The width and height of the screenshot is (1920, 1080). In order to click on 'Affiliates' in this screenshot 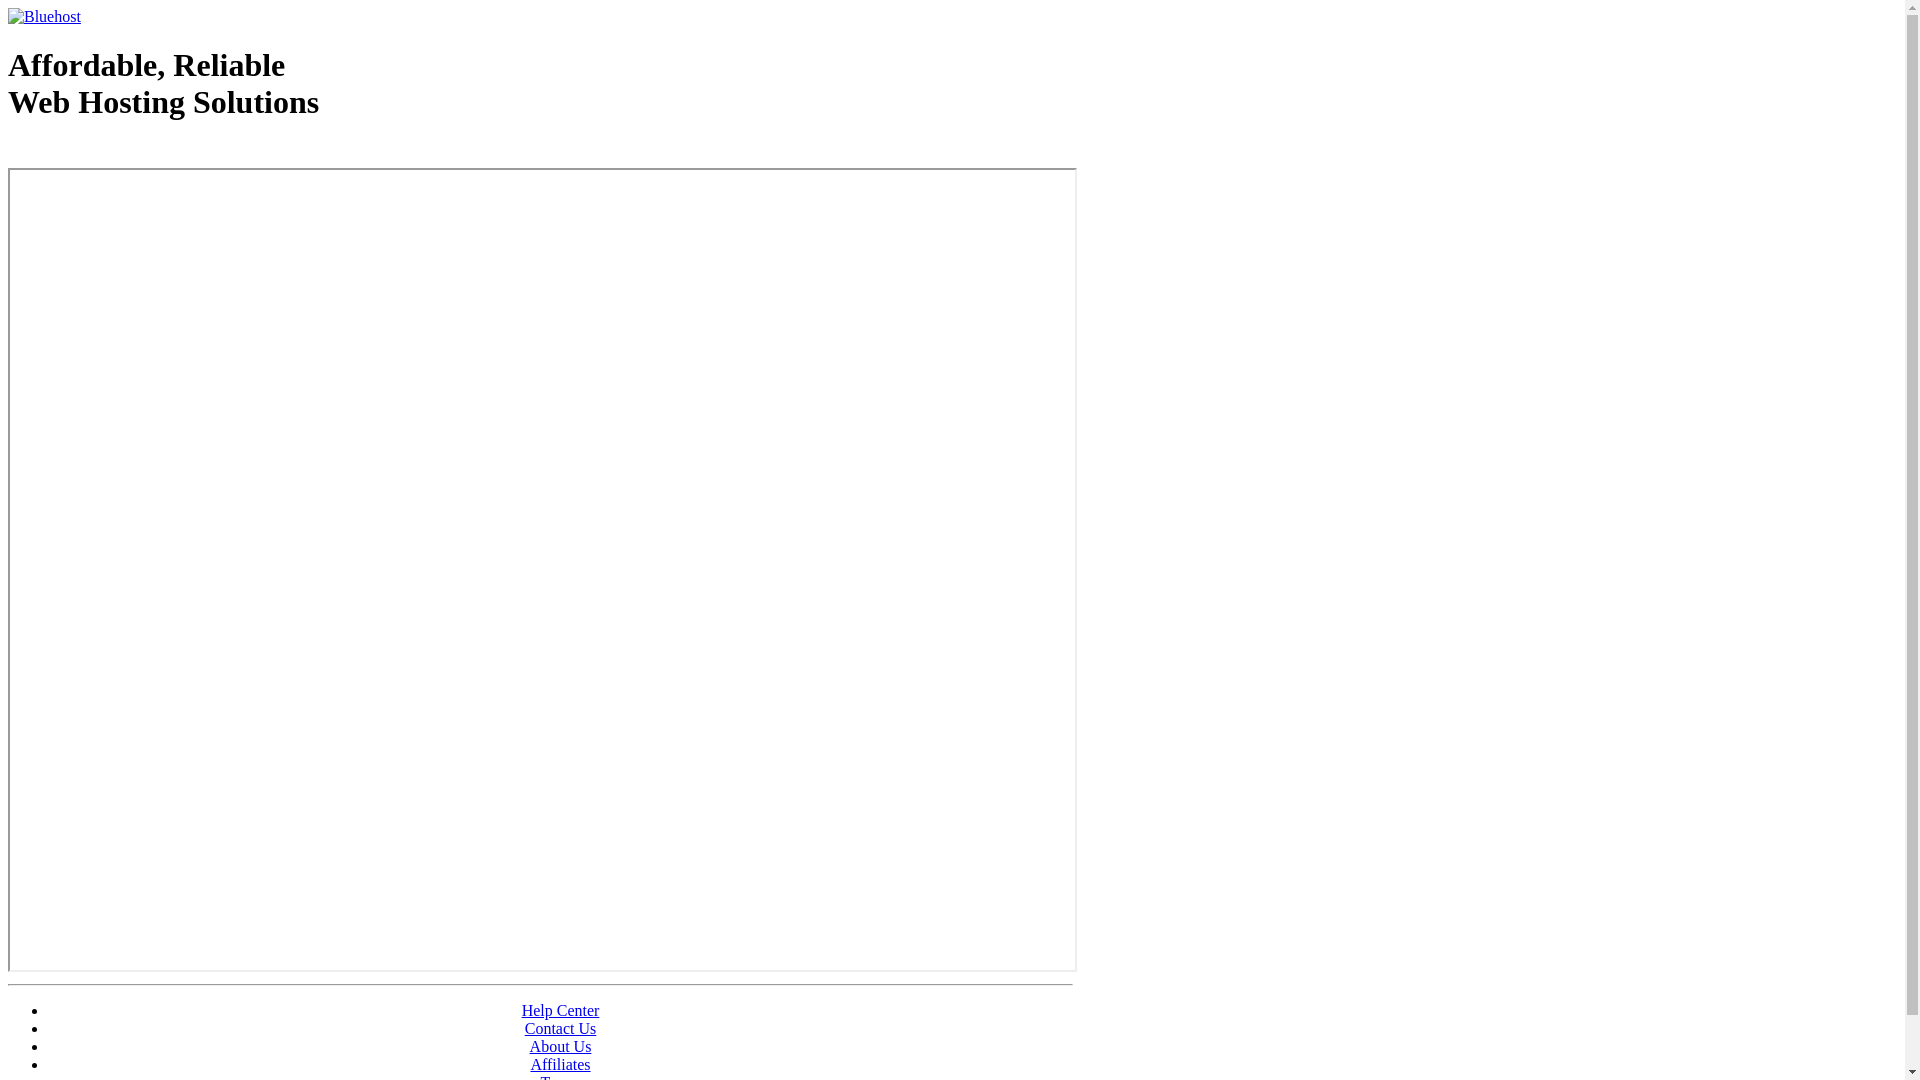, I will do `click(560, 1063)`.